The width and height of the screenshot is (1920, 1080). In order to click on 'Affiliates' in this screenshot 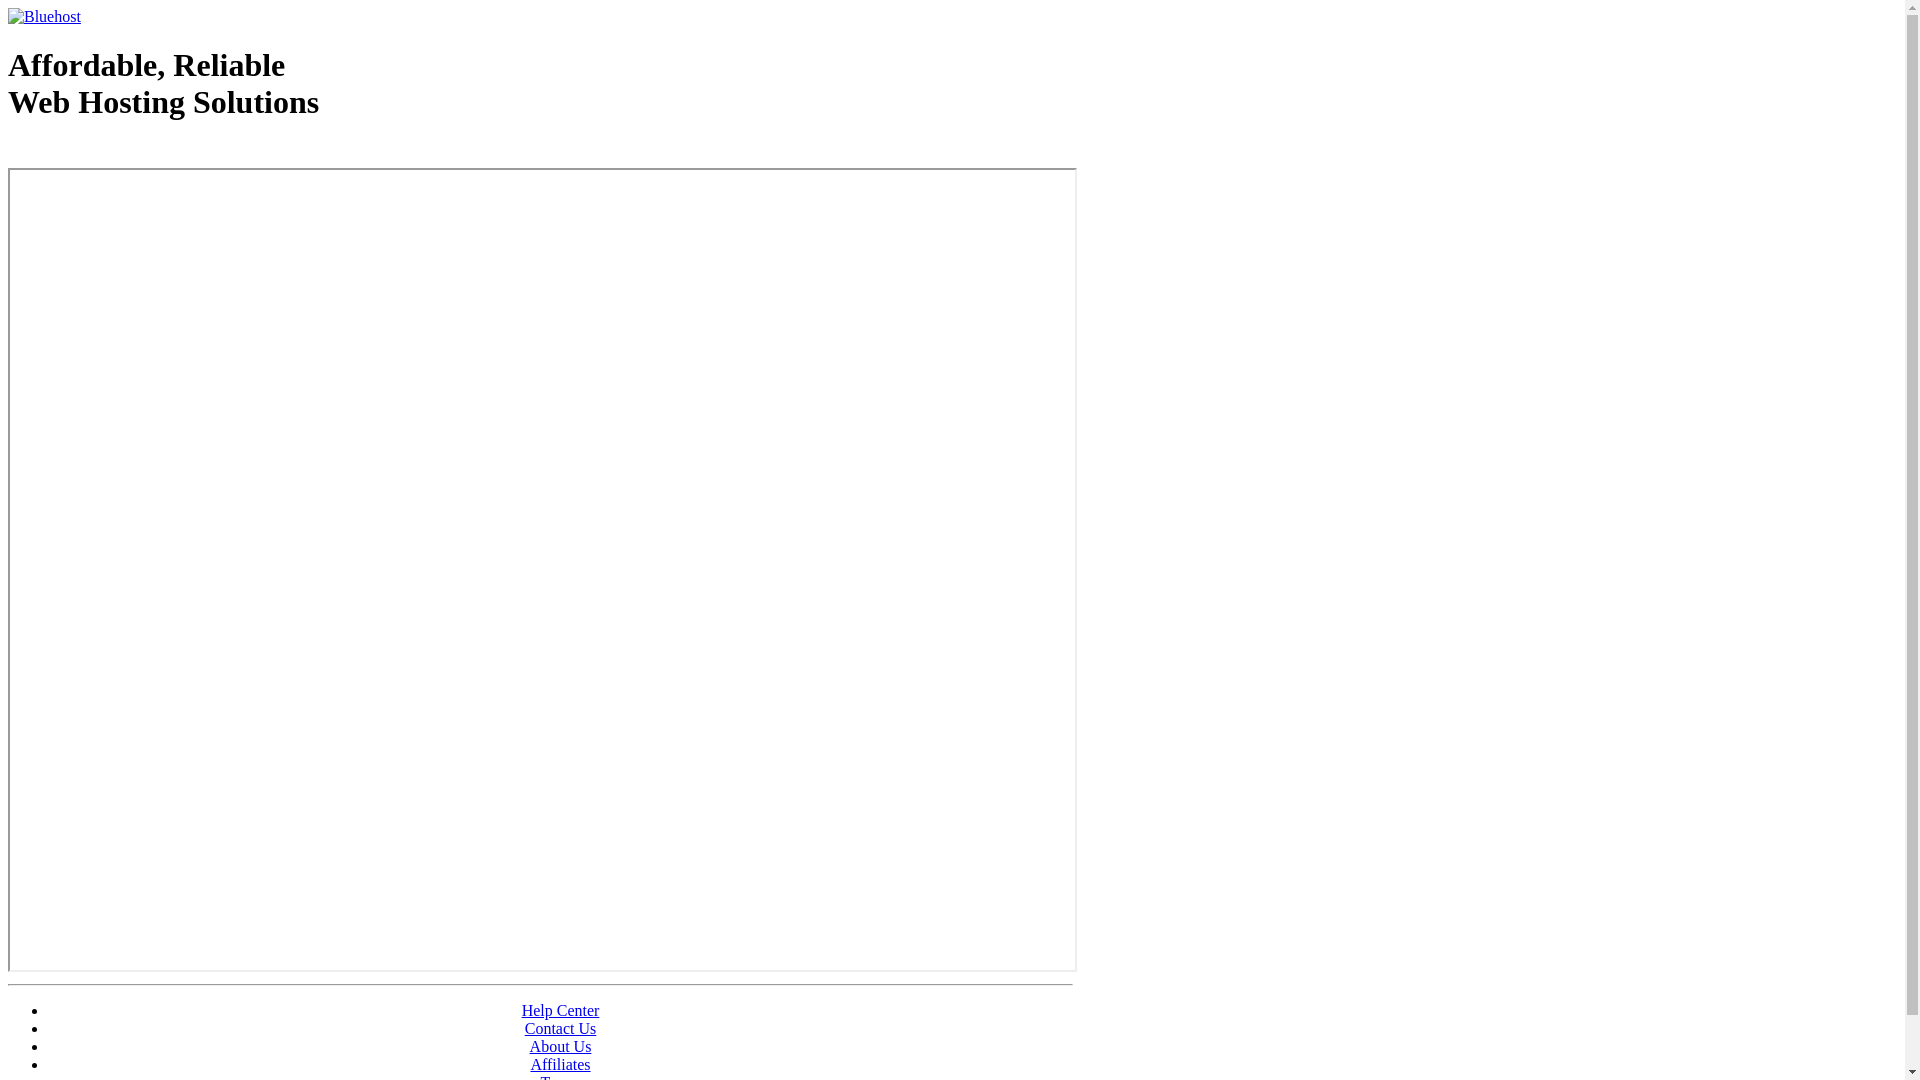, I will do `click(560, 1063)`.